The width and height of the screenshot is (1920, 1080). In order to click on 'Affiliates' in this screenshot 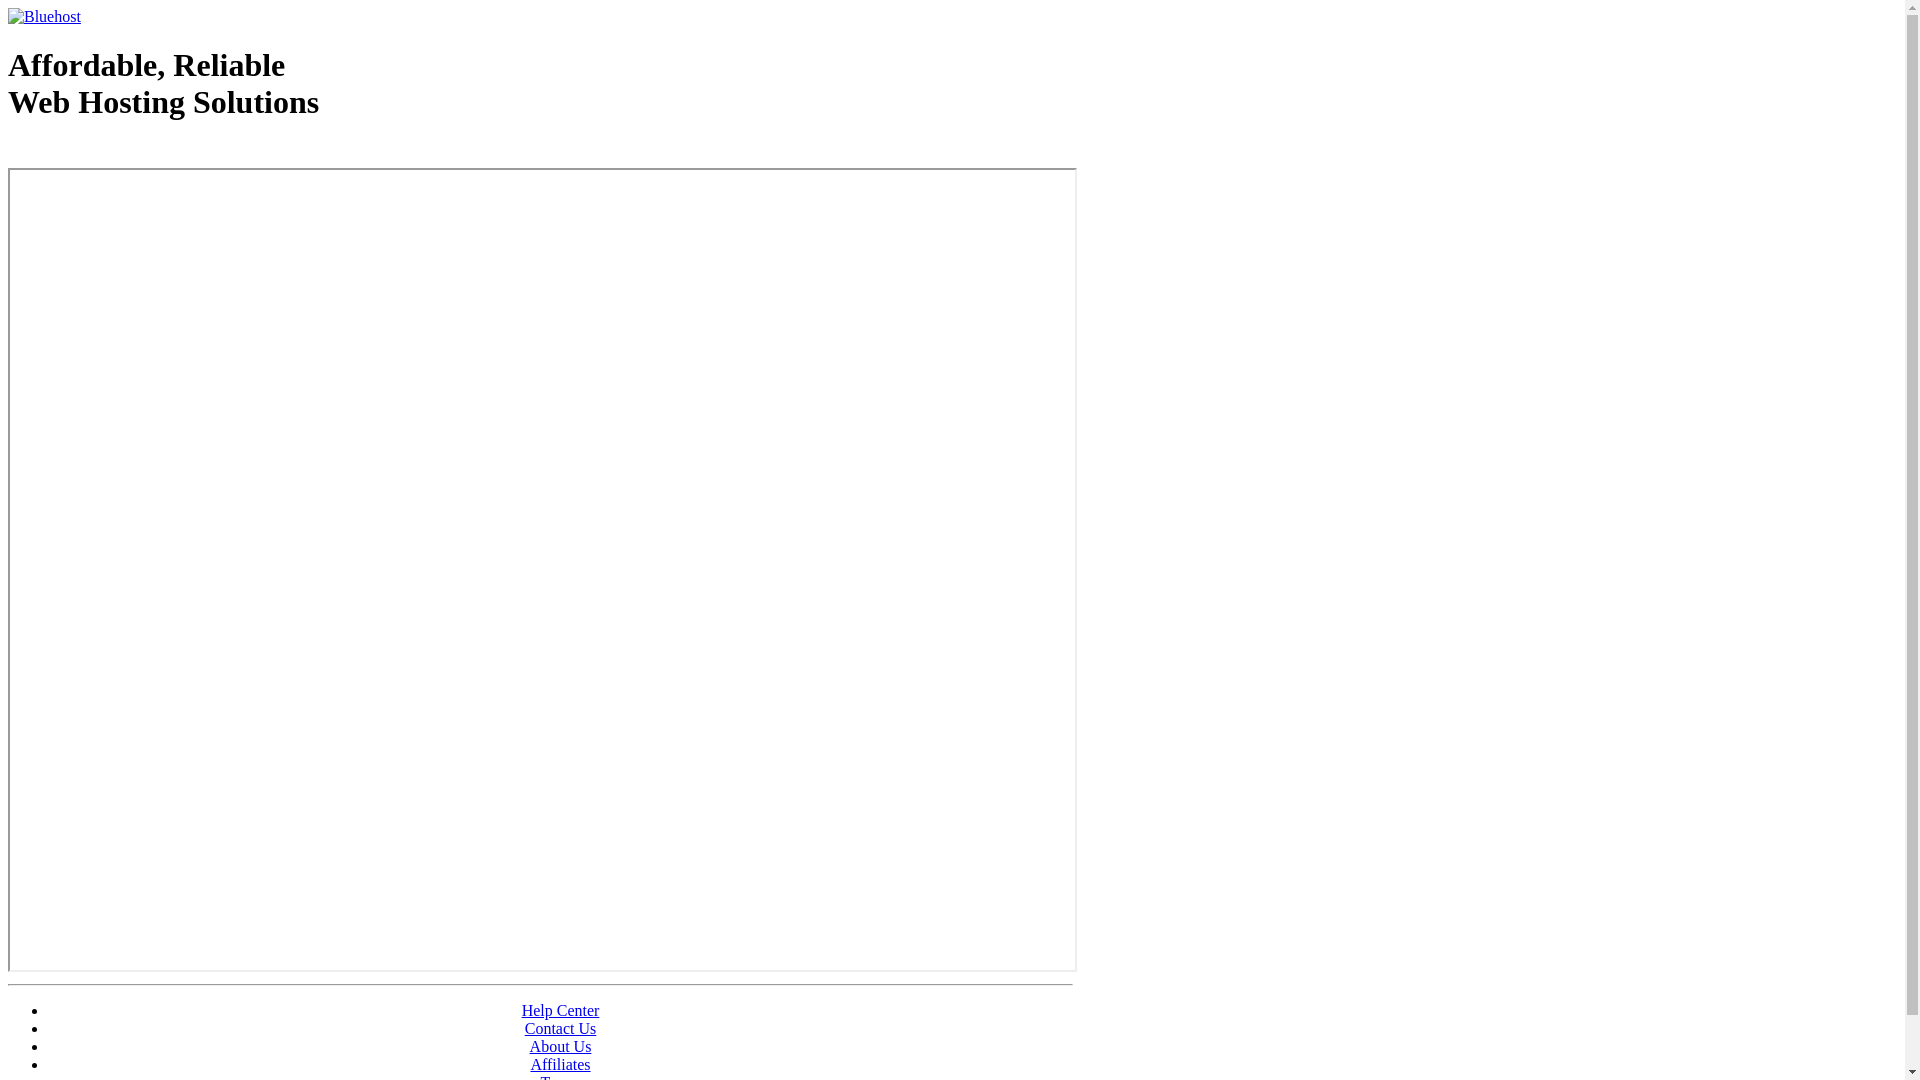, I will do `click(560, 1063)`.